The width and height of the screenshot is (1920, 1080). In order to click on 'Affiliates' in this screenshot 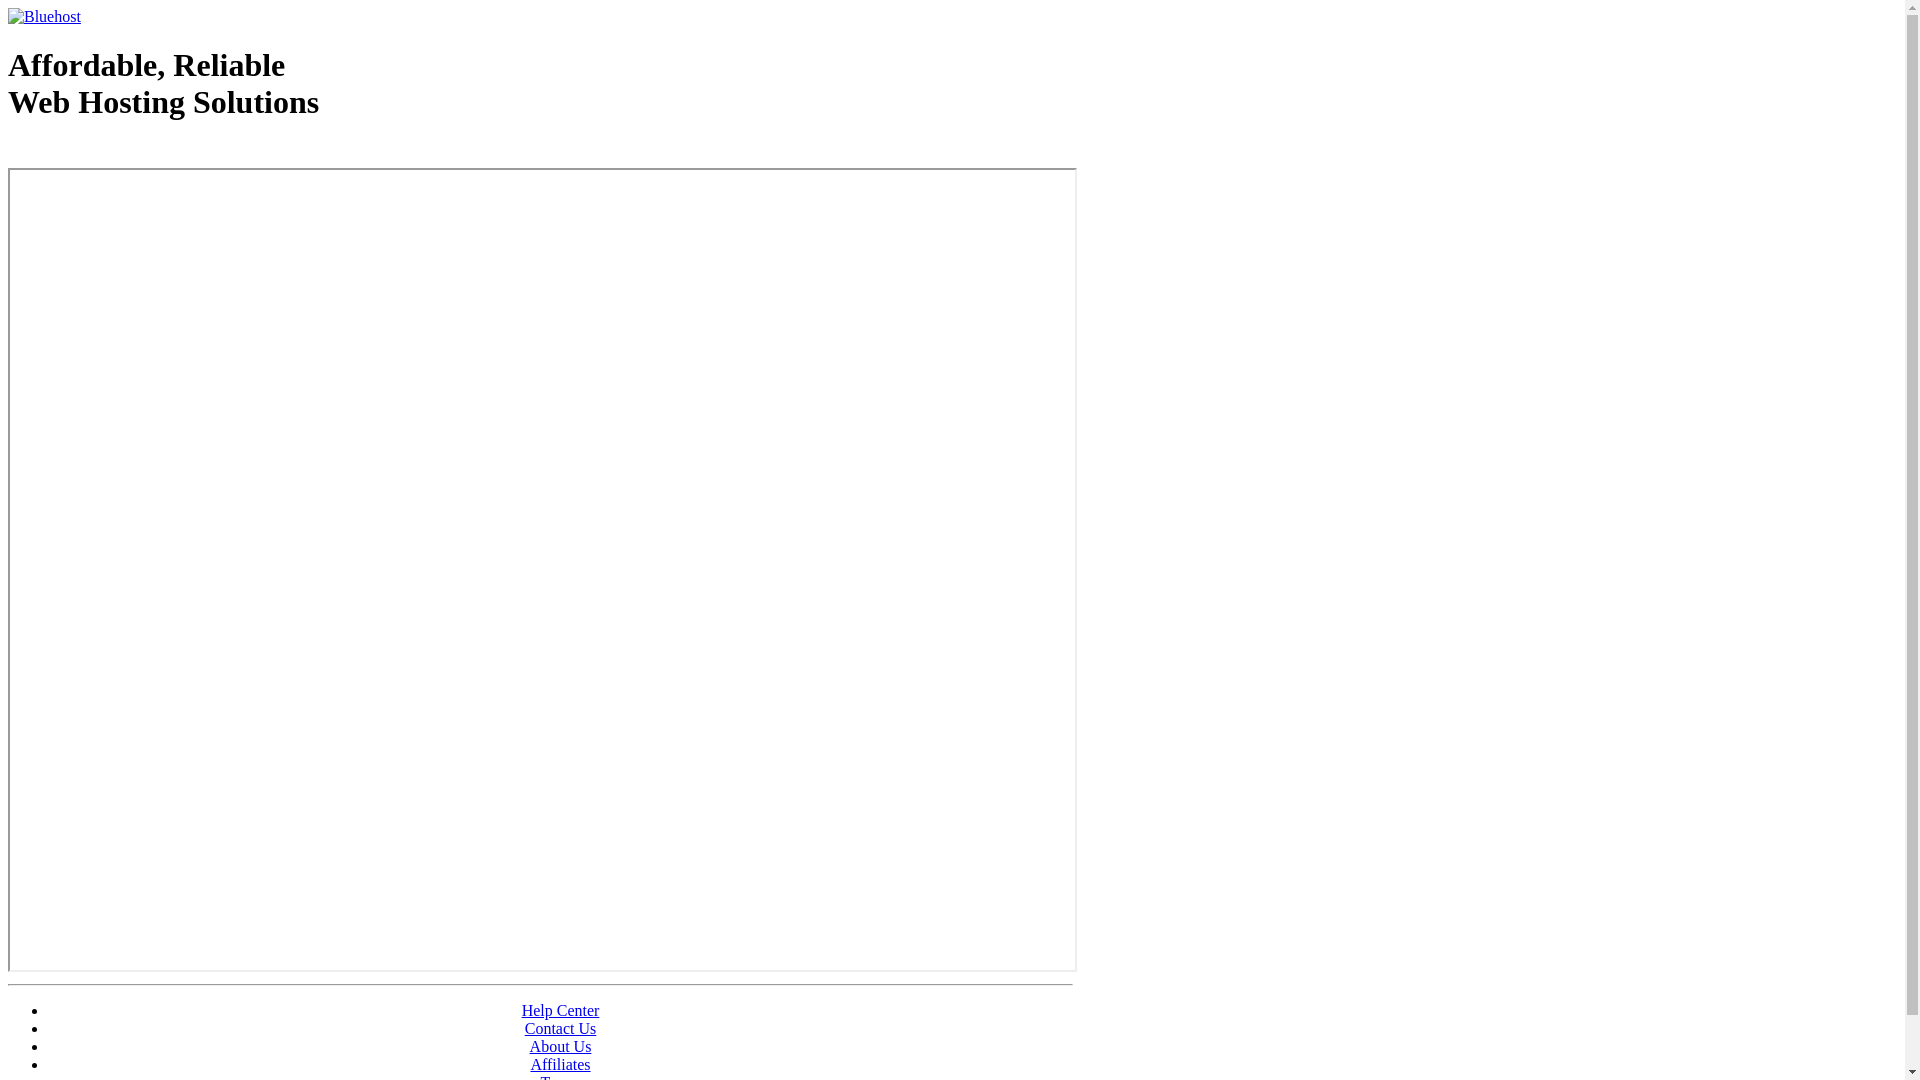, I will do `click(560, 1063)`.